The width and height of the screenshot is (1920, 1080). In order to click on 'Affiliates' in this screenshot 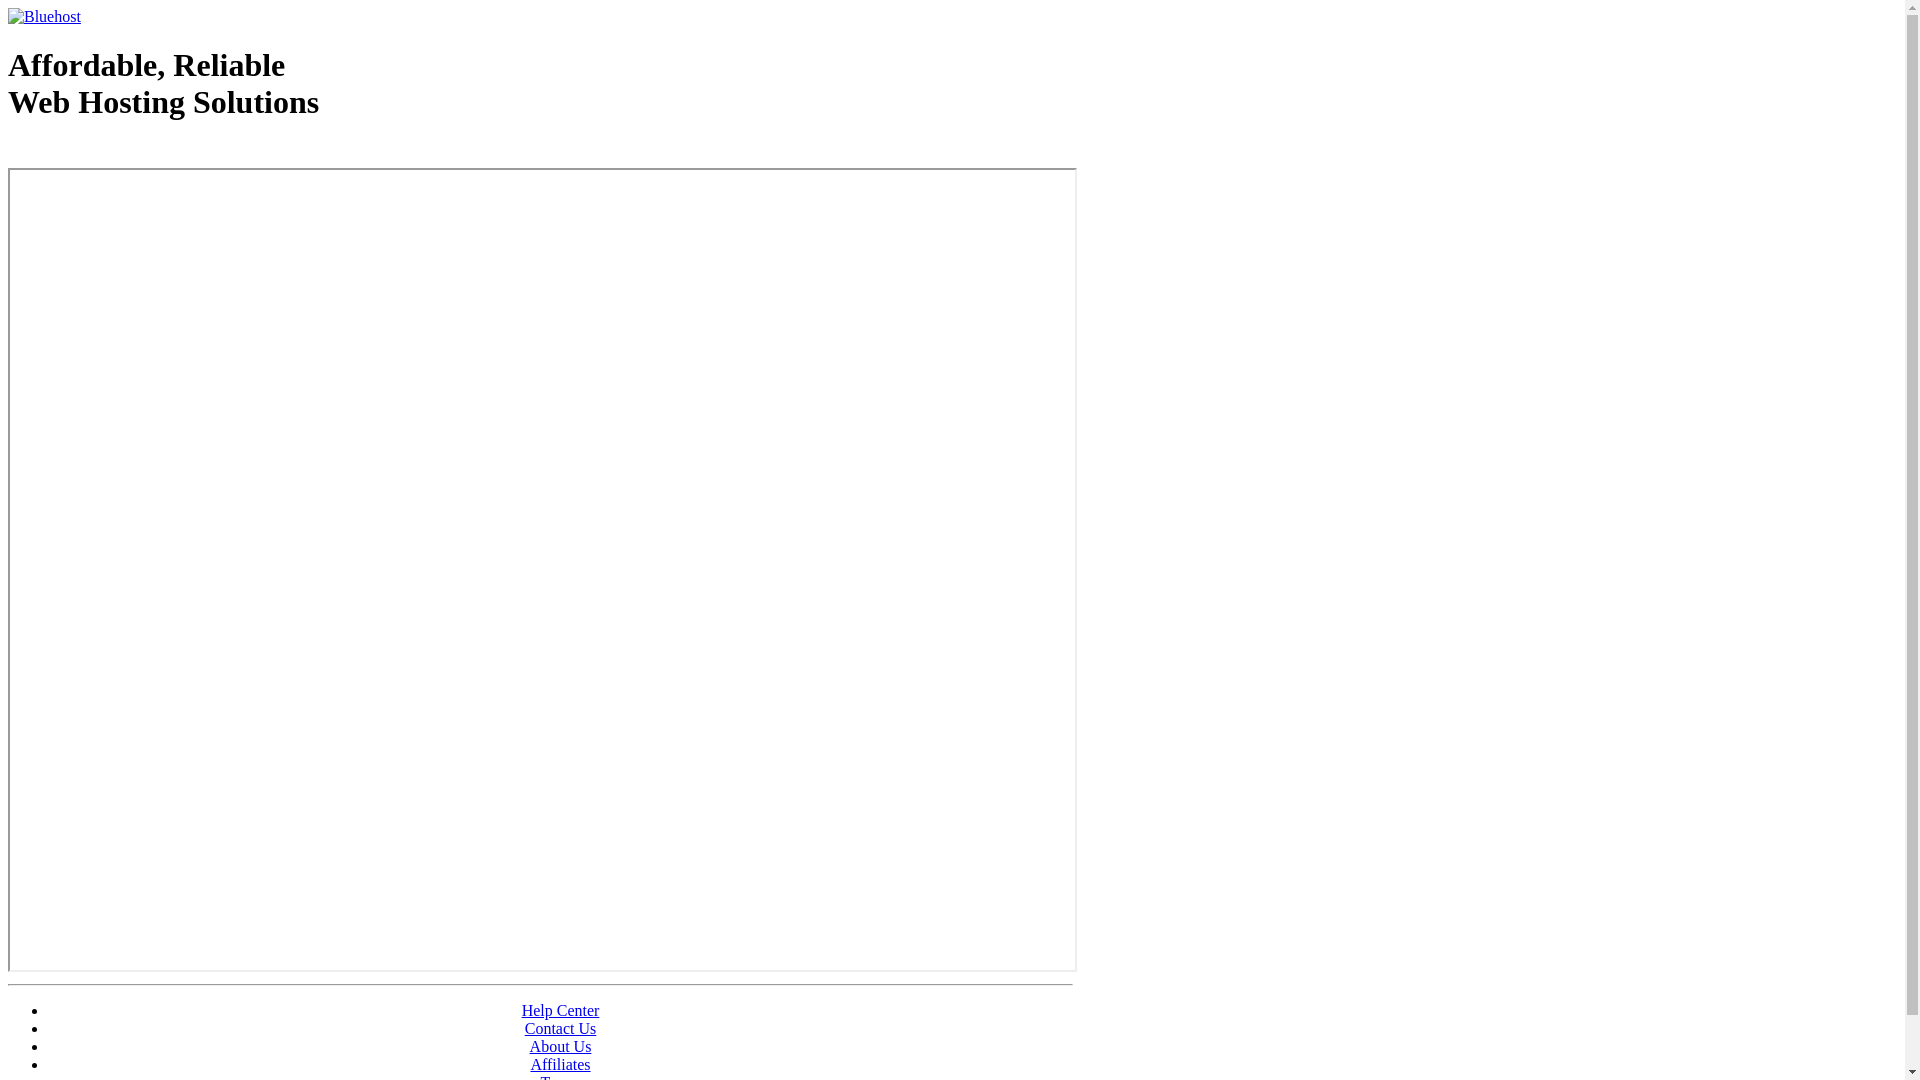, I will do `click(560, 1063)`.